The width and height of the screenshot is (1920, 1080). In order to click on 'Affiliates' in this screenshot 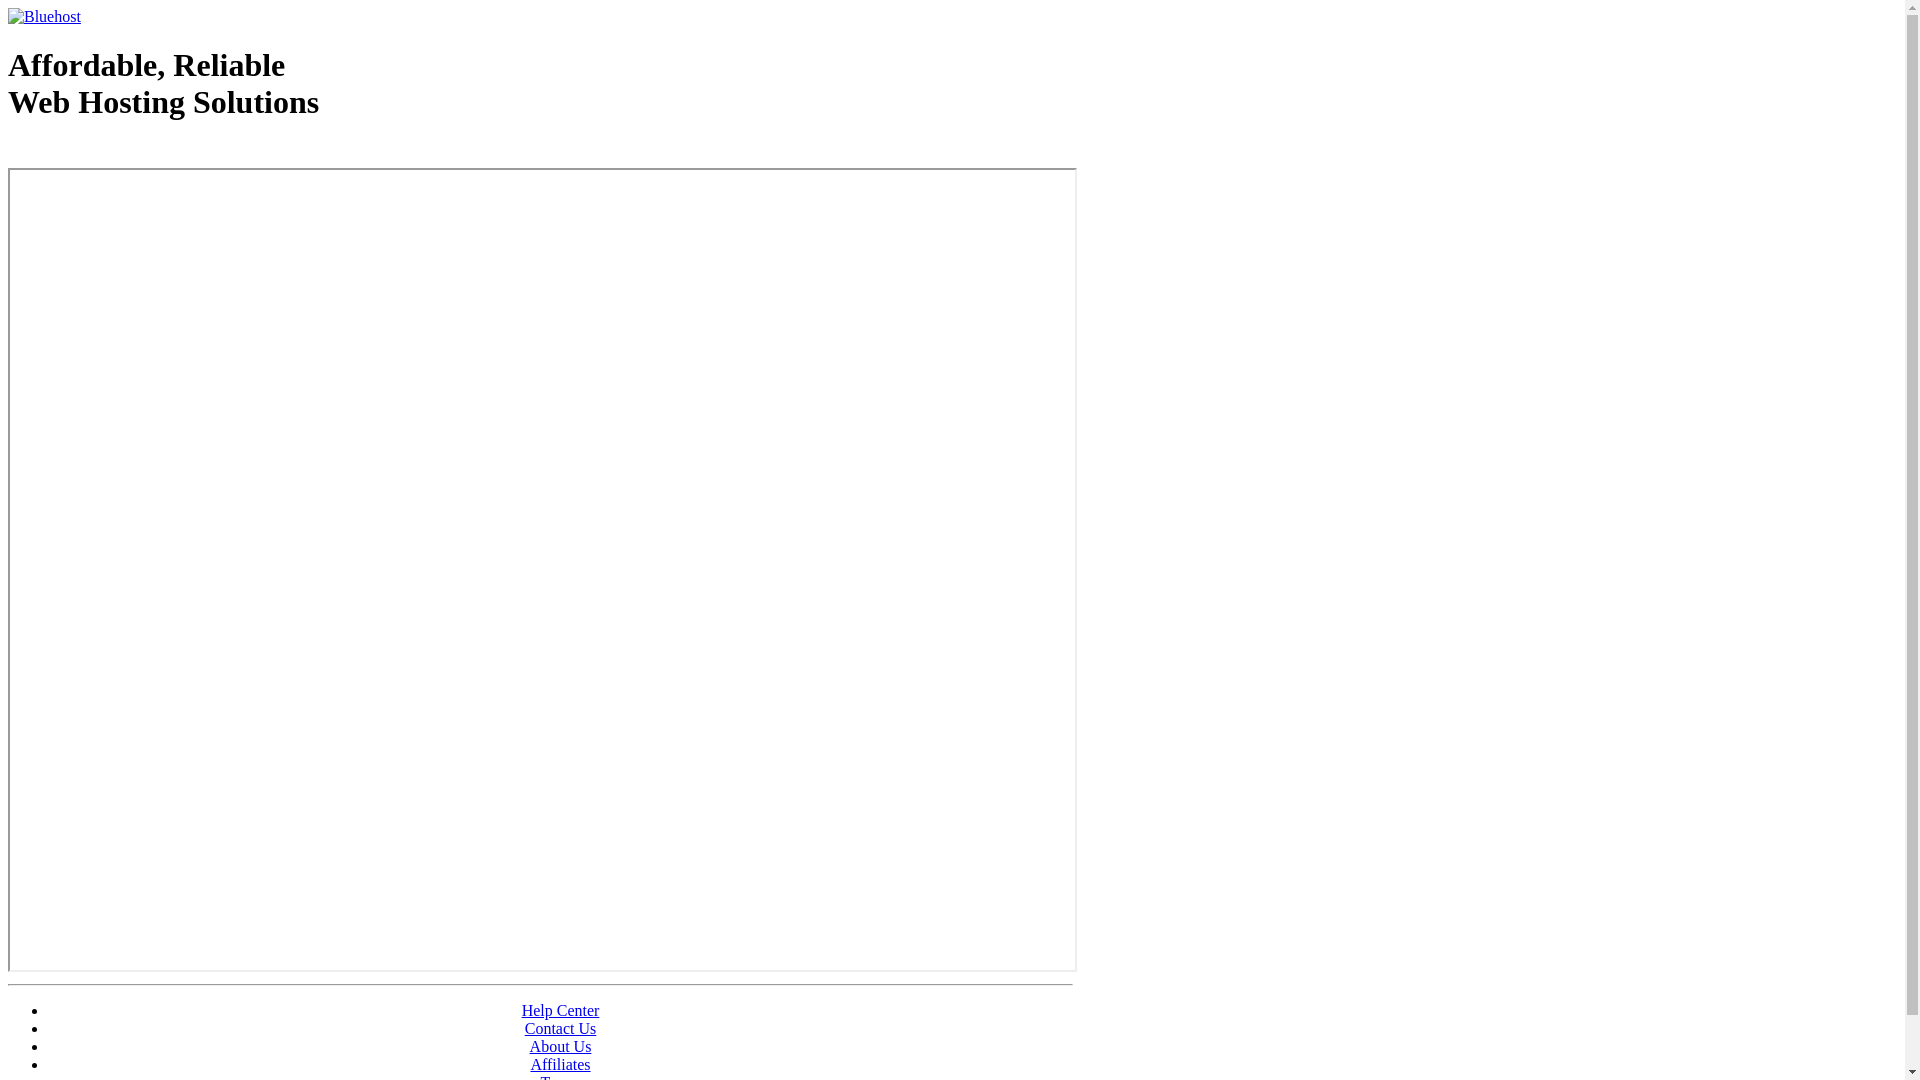, I will do `click(560, 1063)`.